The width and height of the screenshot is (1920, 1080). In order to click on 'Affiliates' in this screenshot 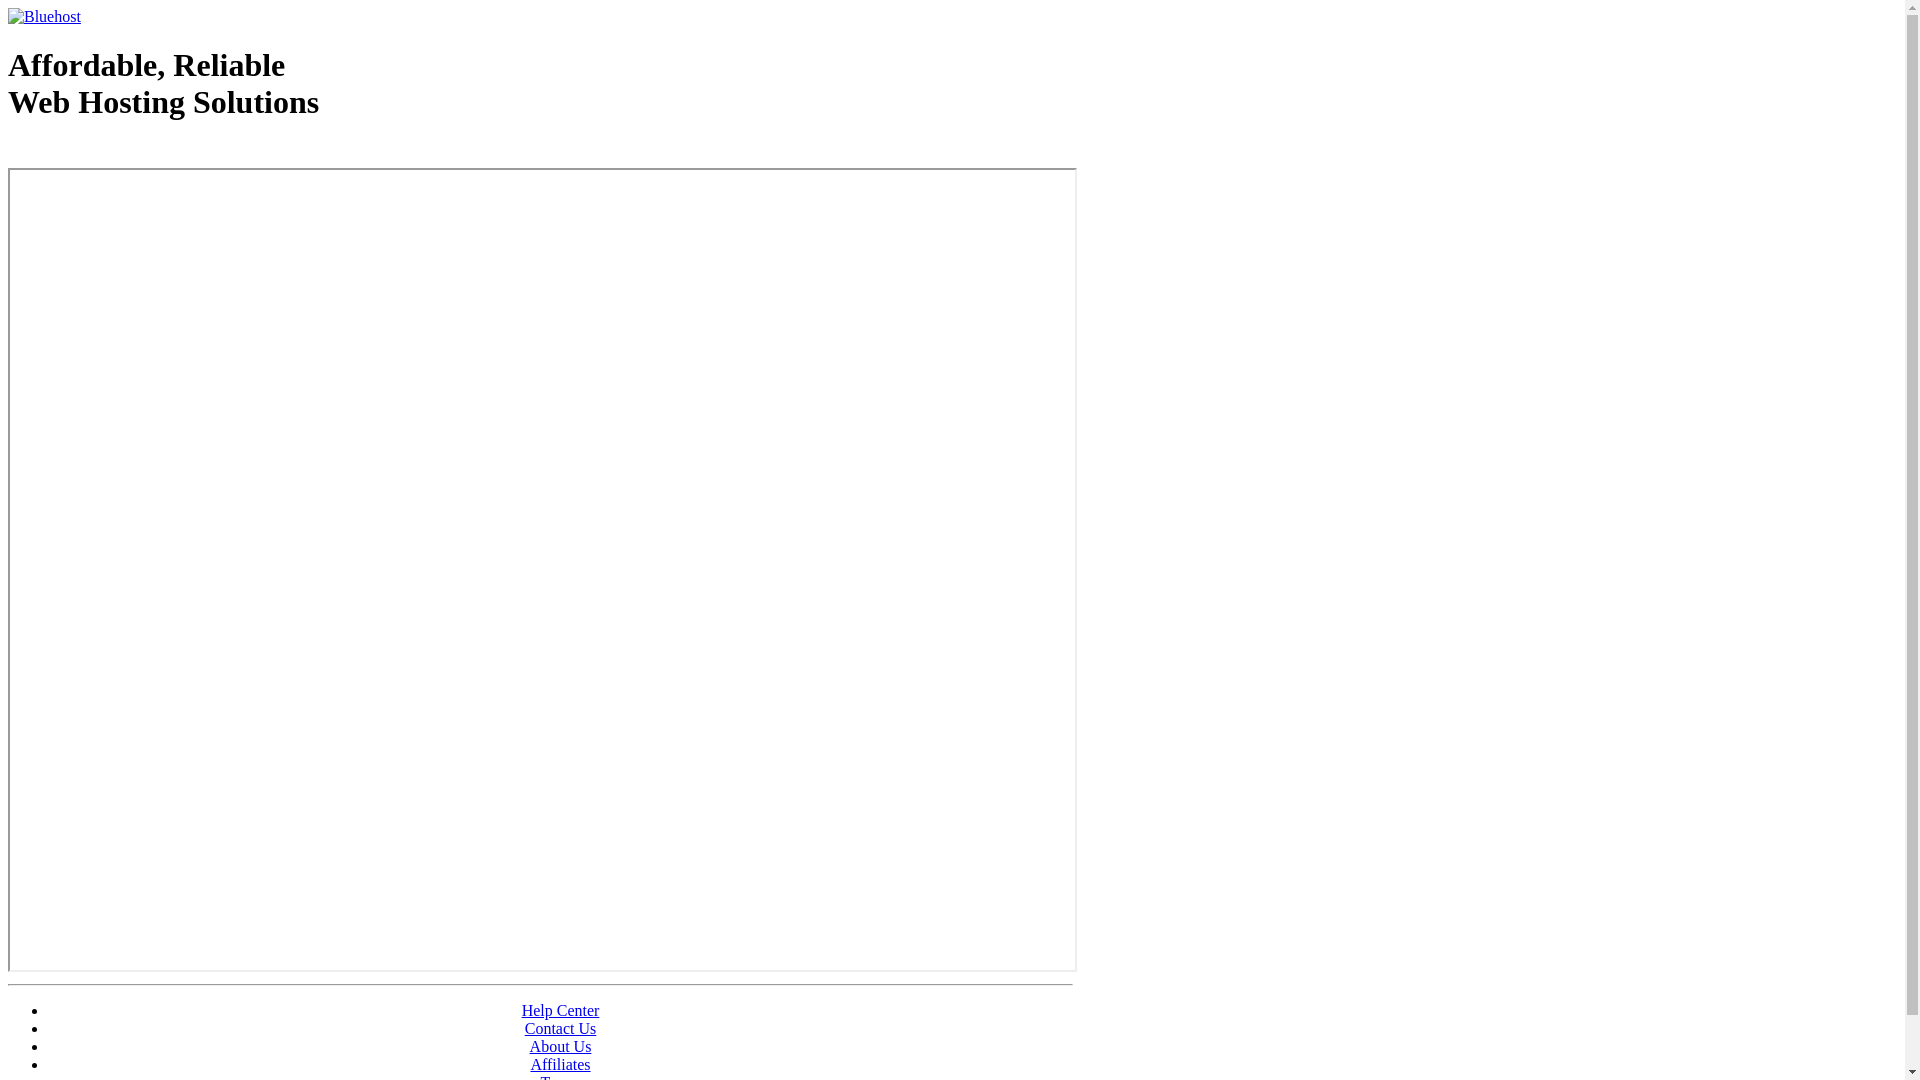, I will do `click(560, 1063)`.